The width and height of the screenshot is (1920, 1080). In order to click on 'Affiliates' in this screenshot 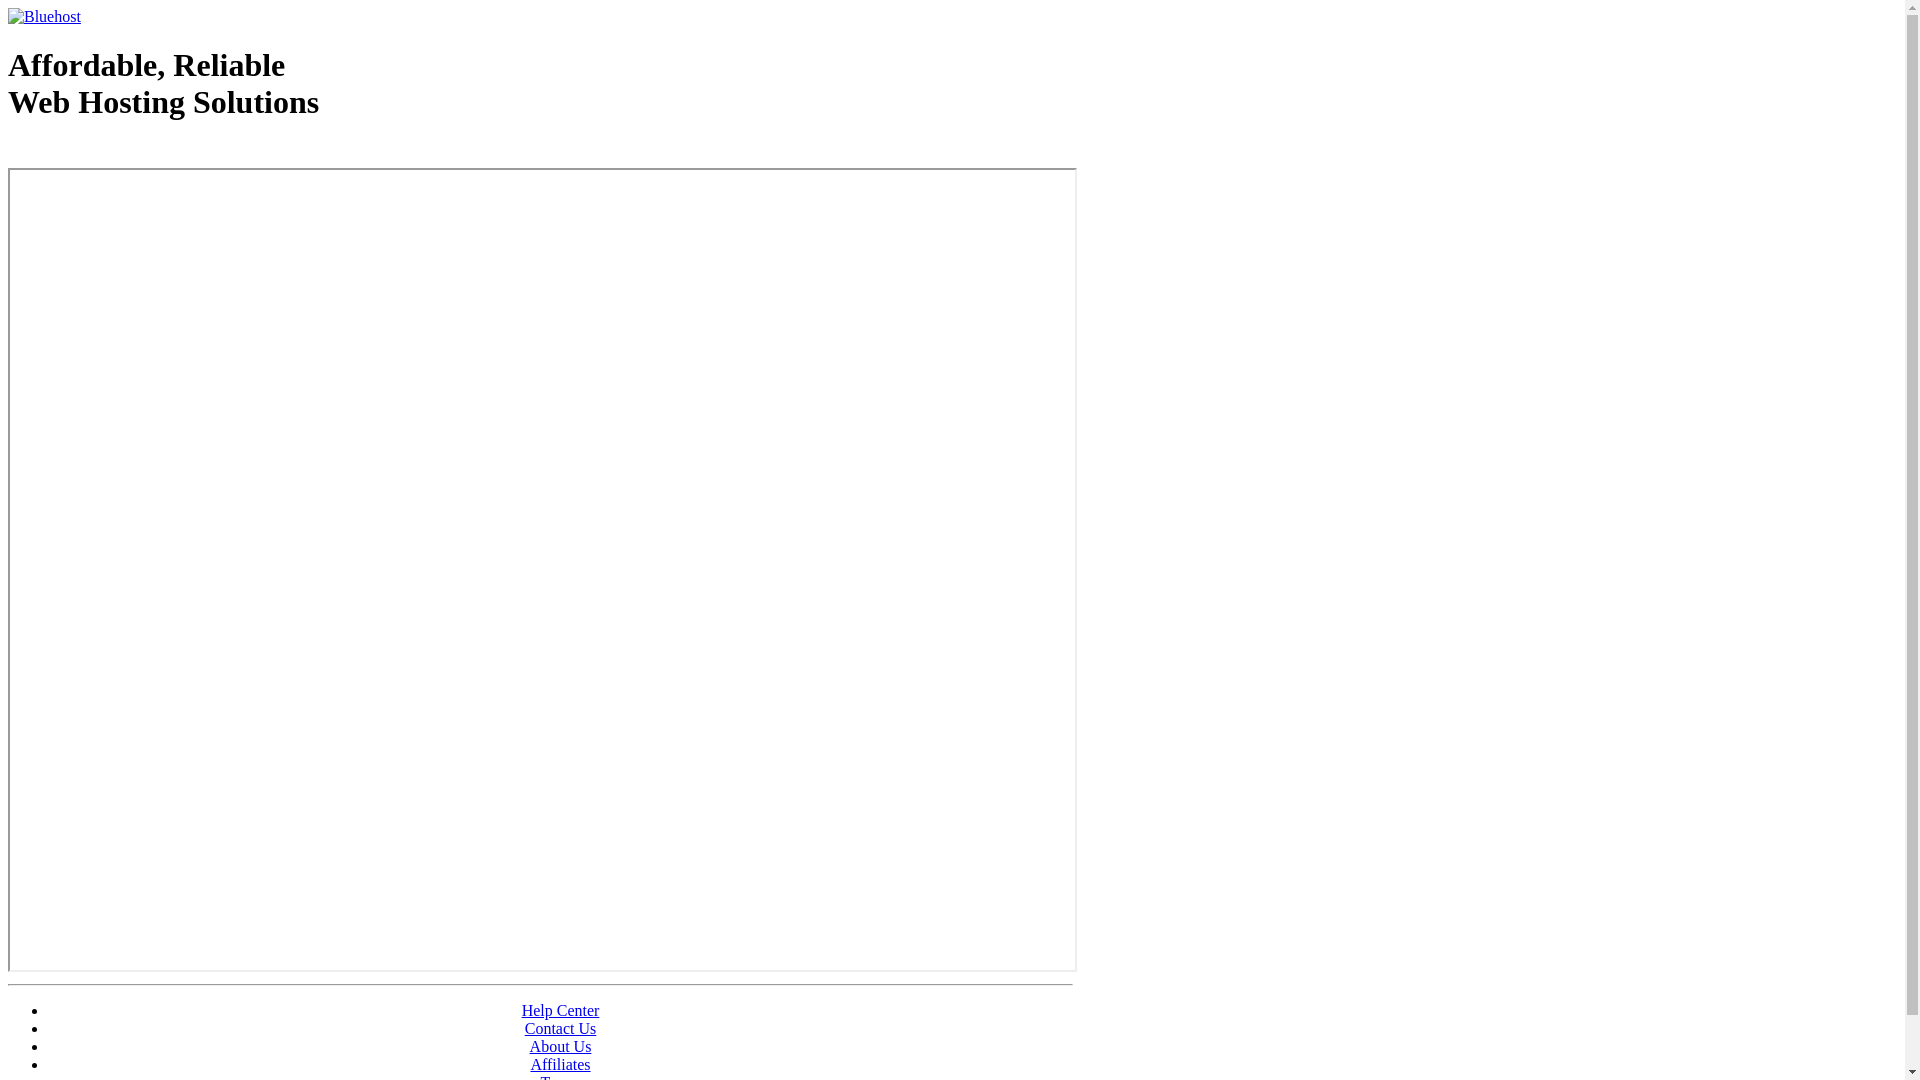, I will do `click(560, 1063)`.